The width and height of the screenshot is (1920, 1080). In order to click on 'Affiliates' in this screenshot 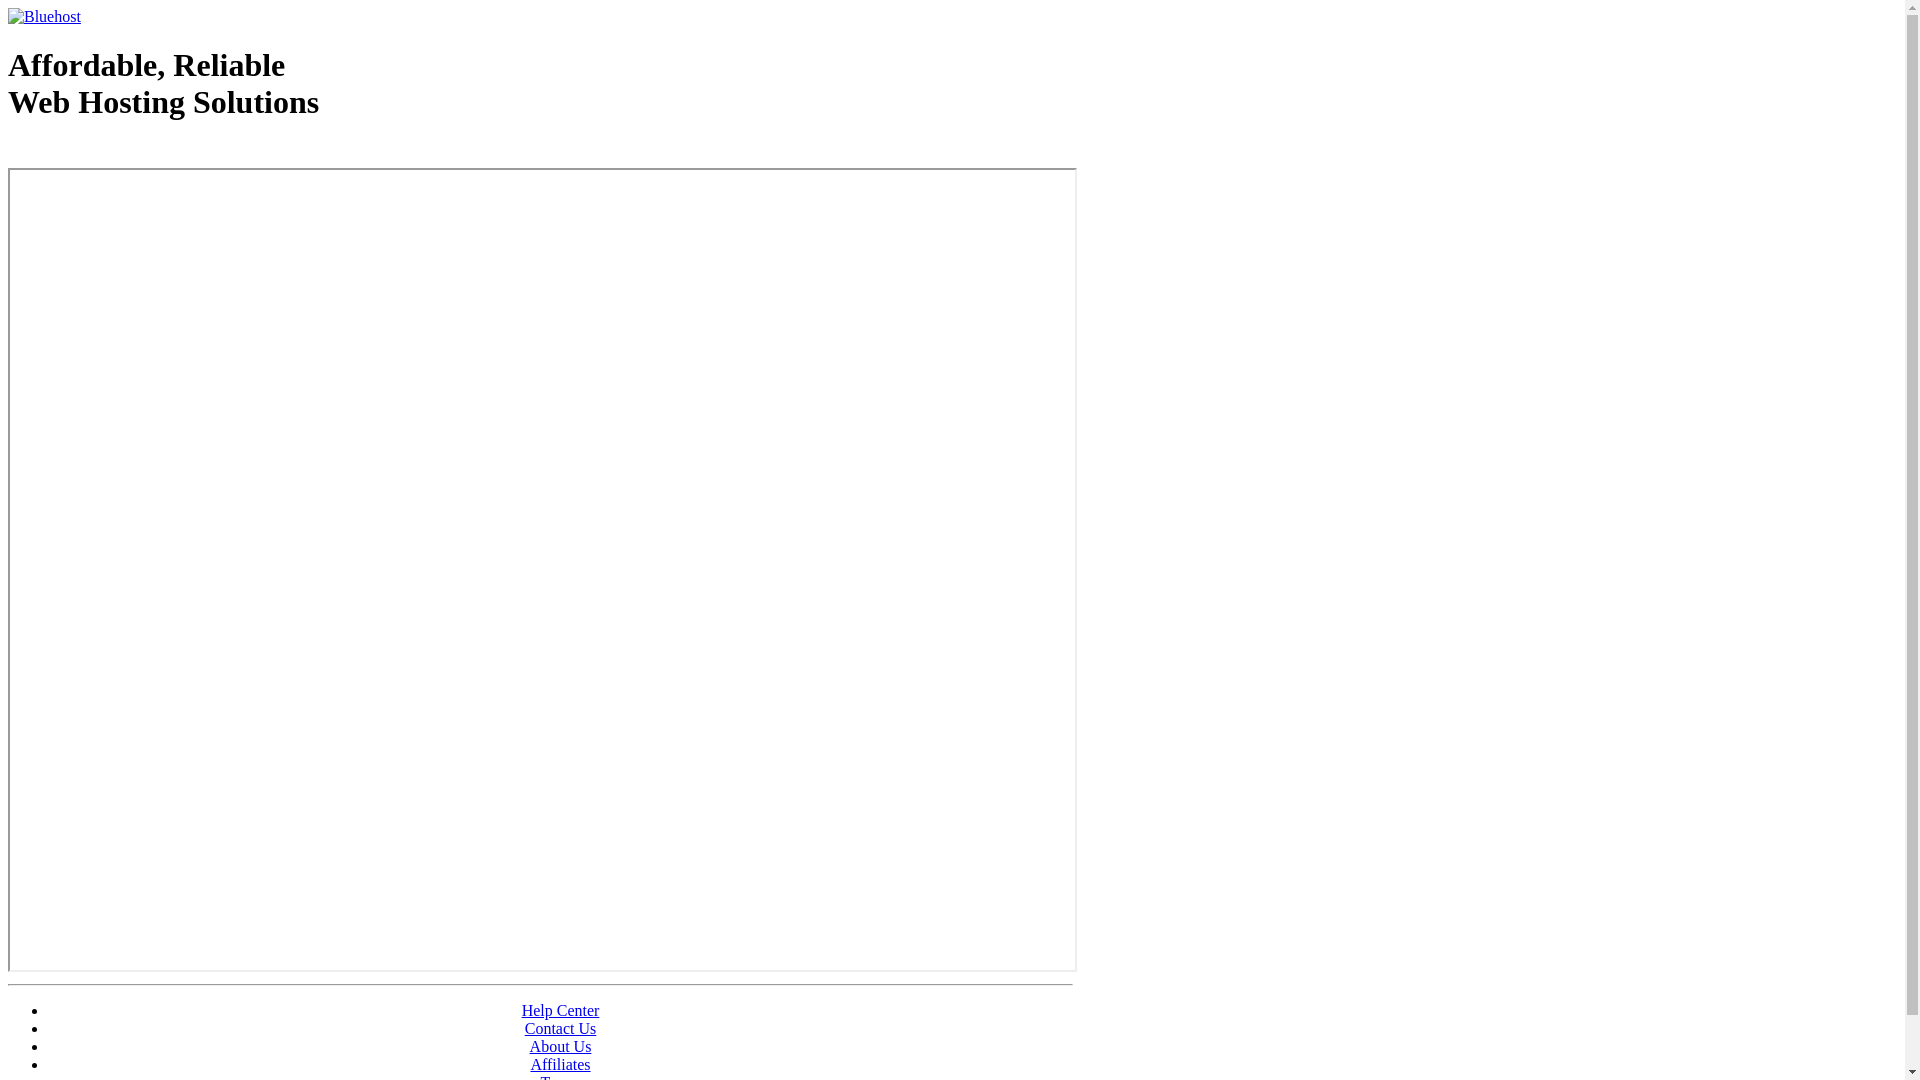, I will do `click(560, 1063)`.